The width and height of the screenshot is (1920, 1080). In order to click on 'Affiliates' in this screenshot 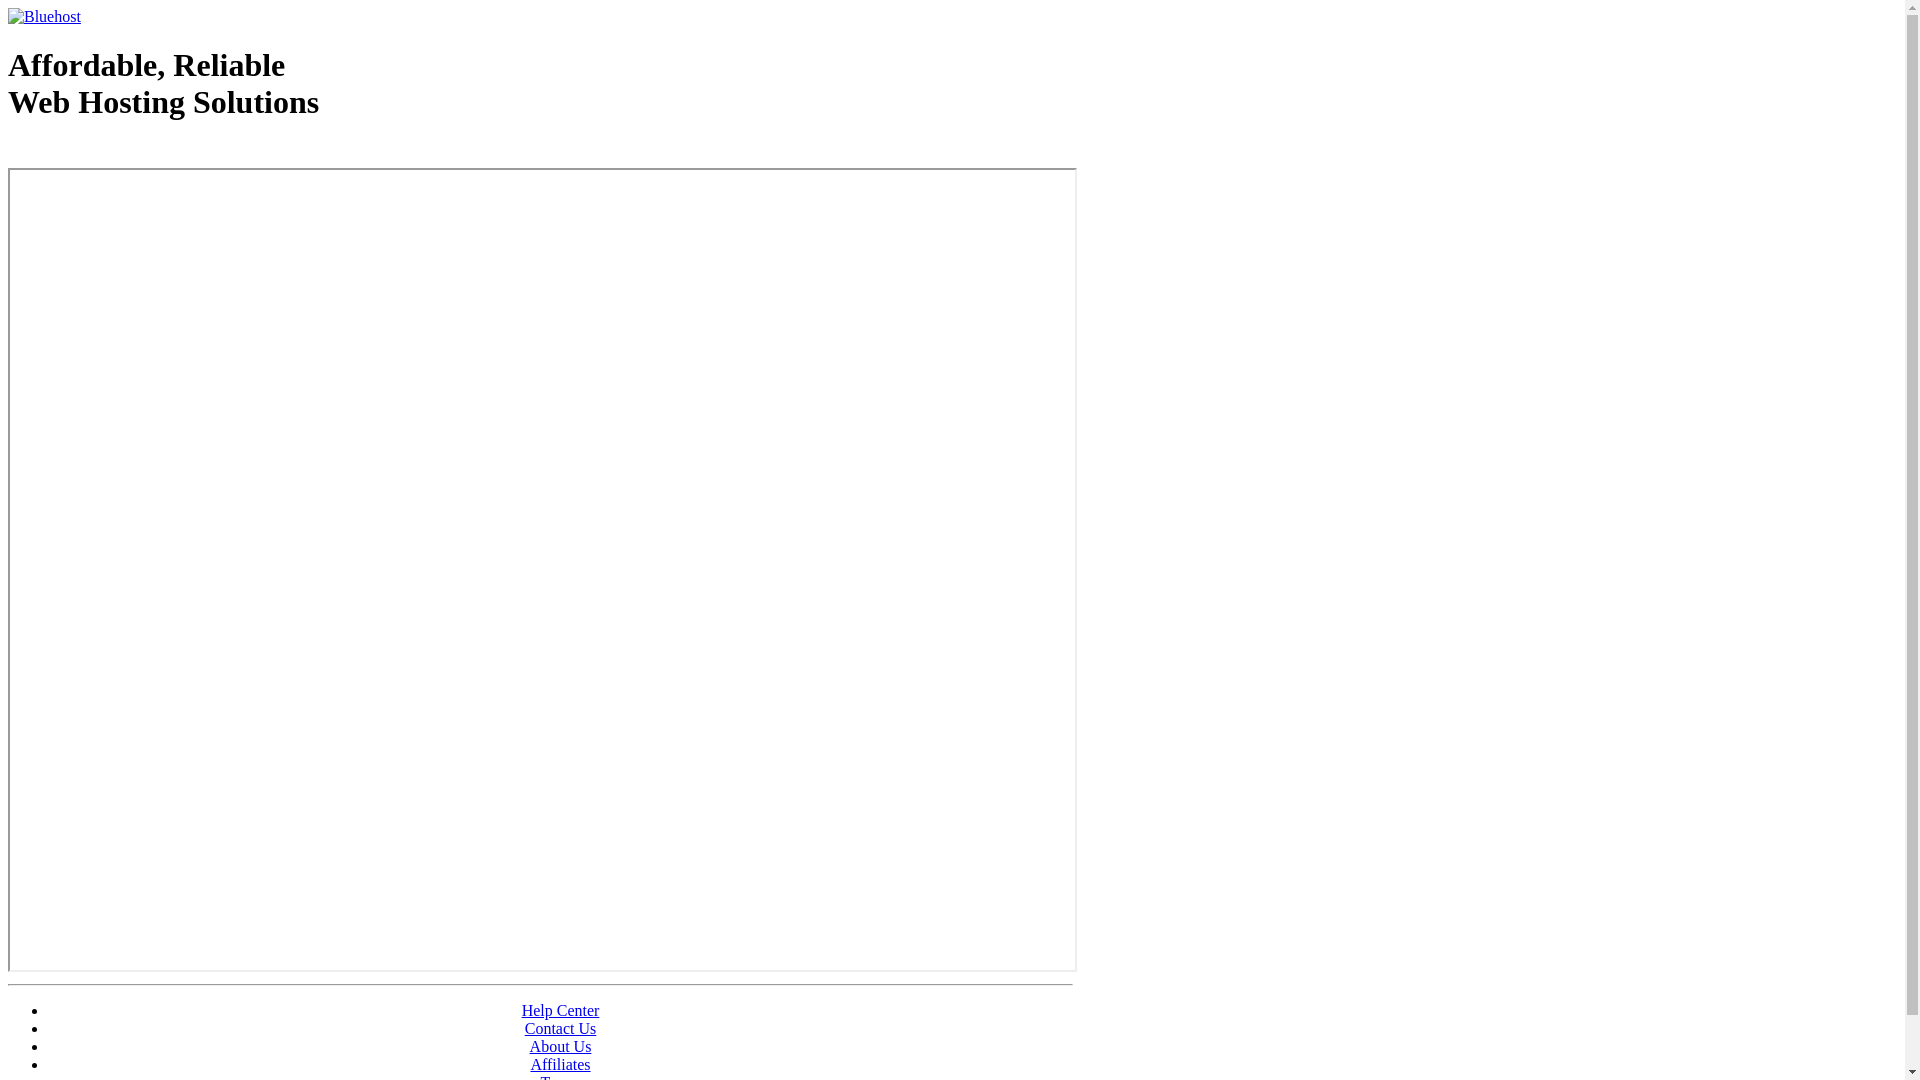, I will do `click(560, 1063)`.